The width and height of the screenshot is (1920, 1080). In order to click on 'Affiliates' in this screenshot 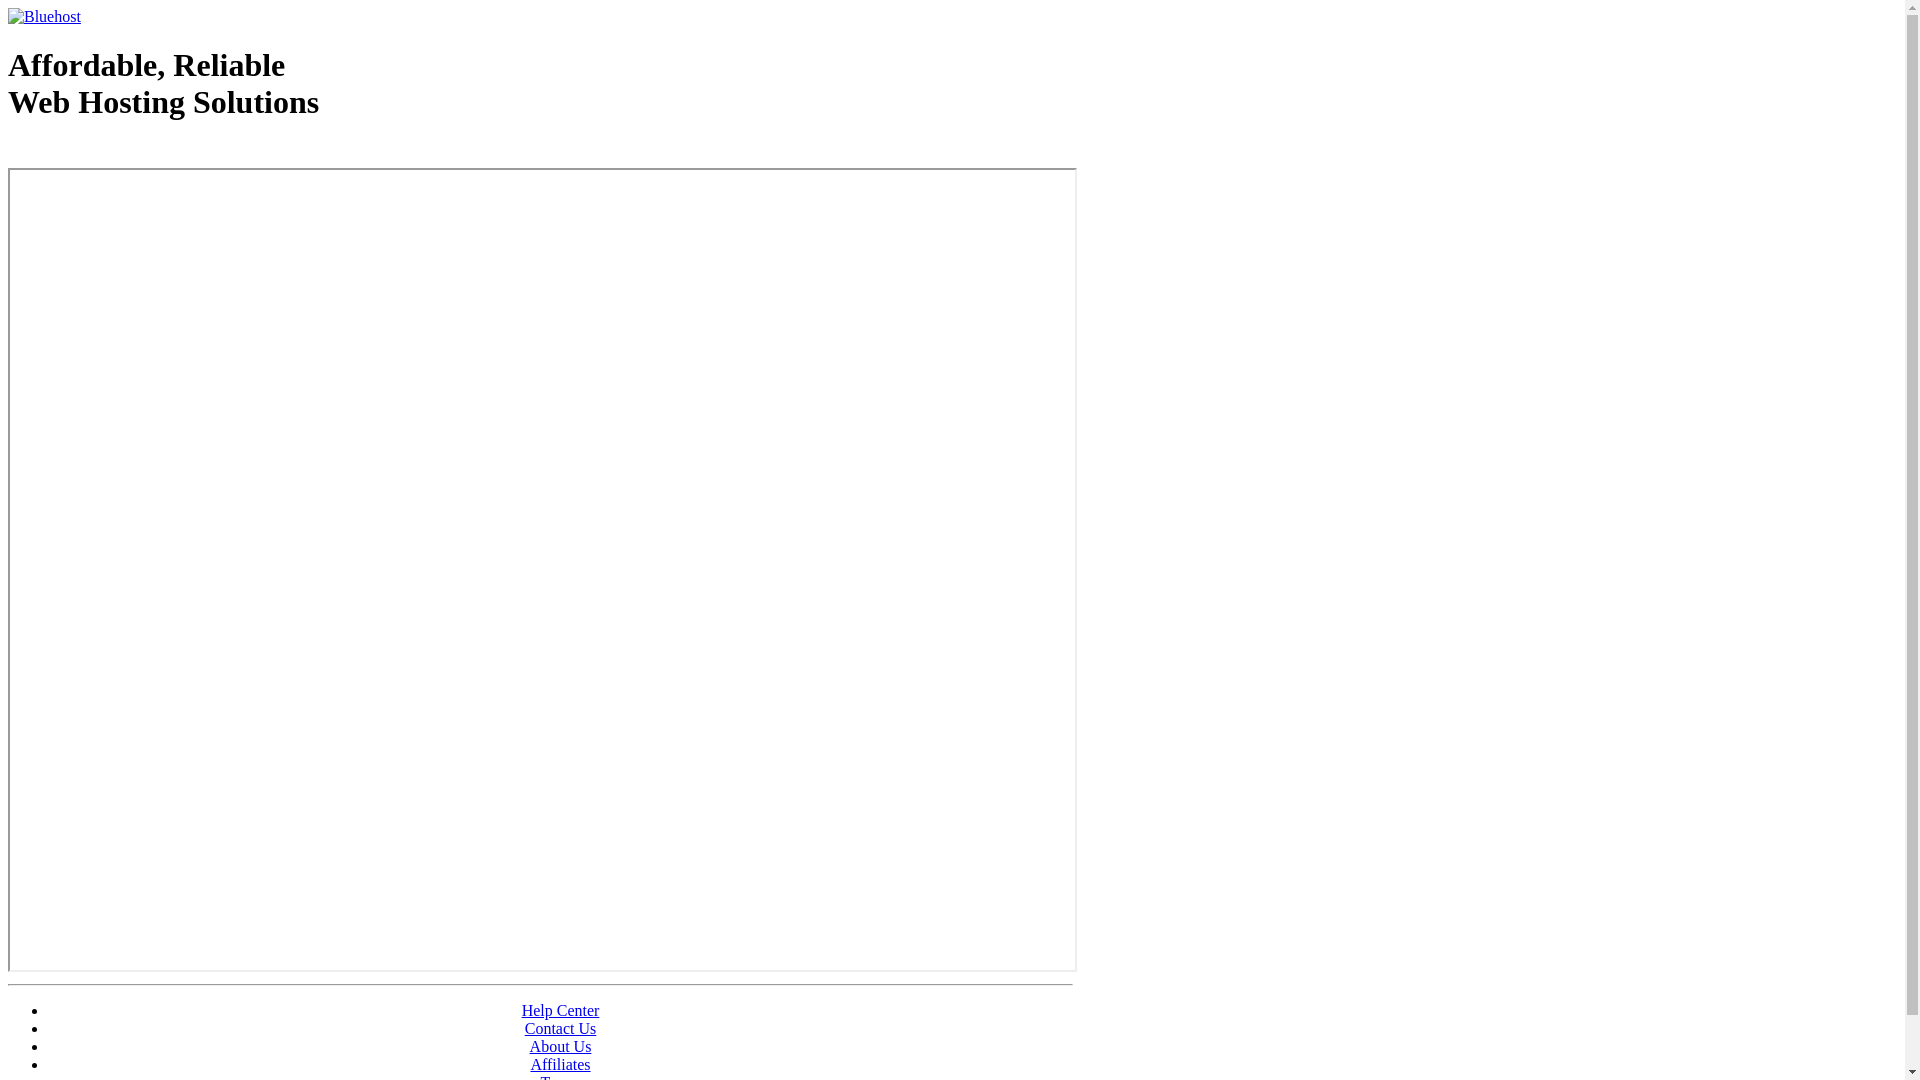, I will do `click(560, 1063)`.